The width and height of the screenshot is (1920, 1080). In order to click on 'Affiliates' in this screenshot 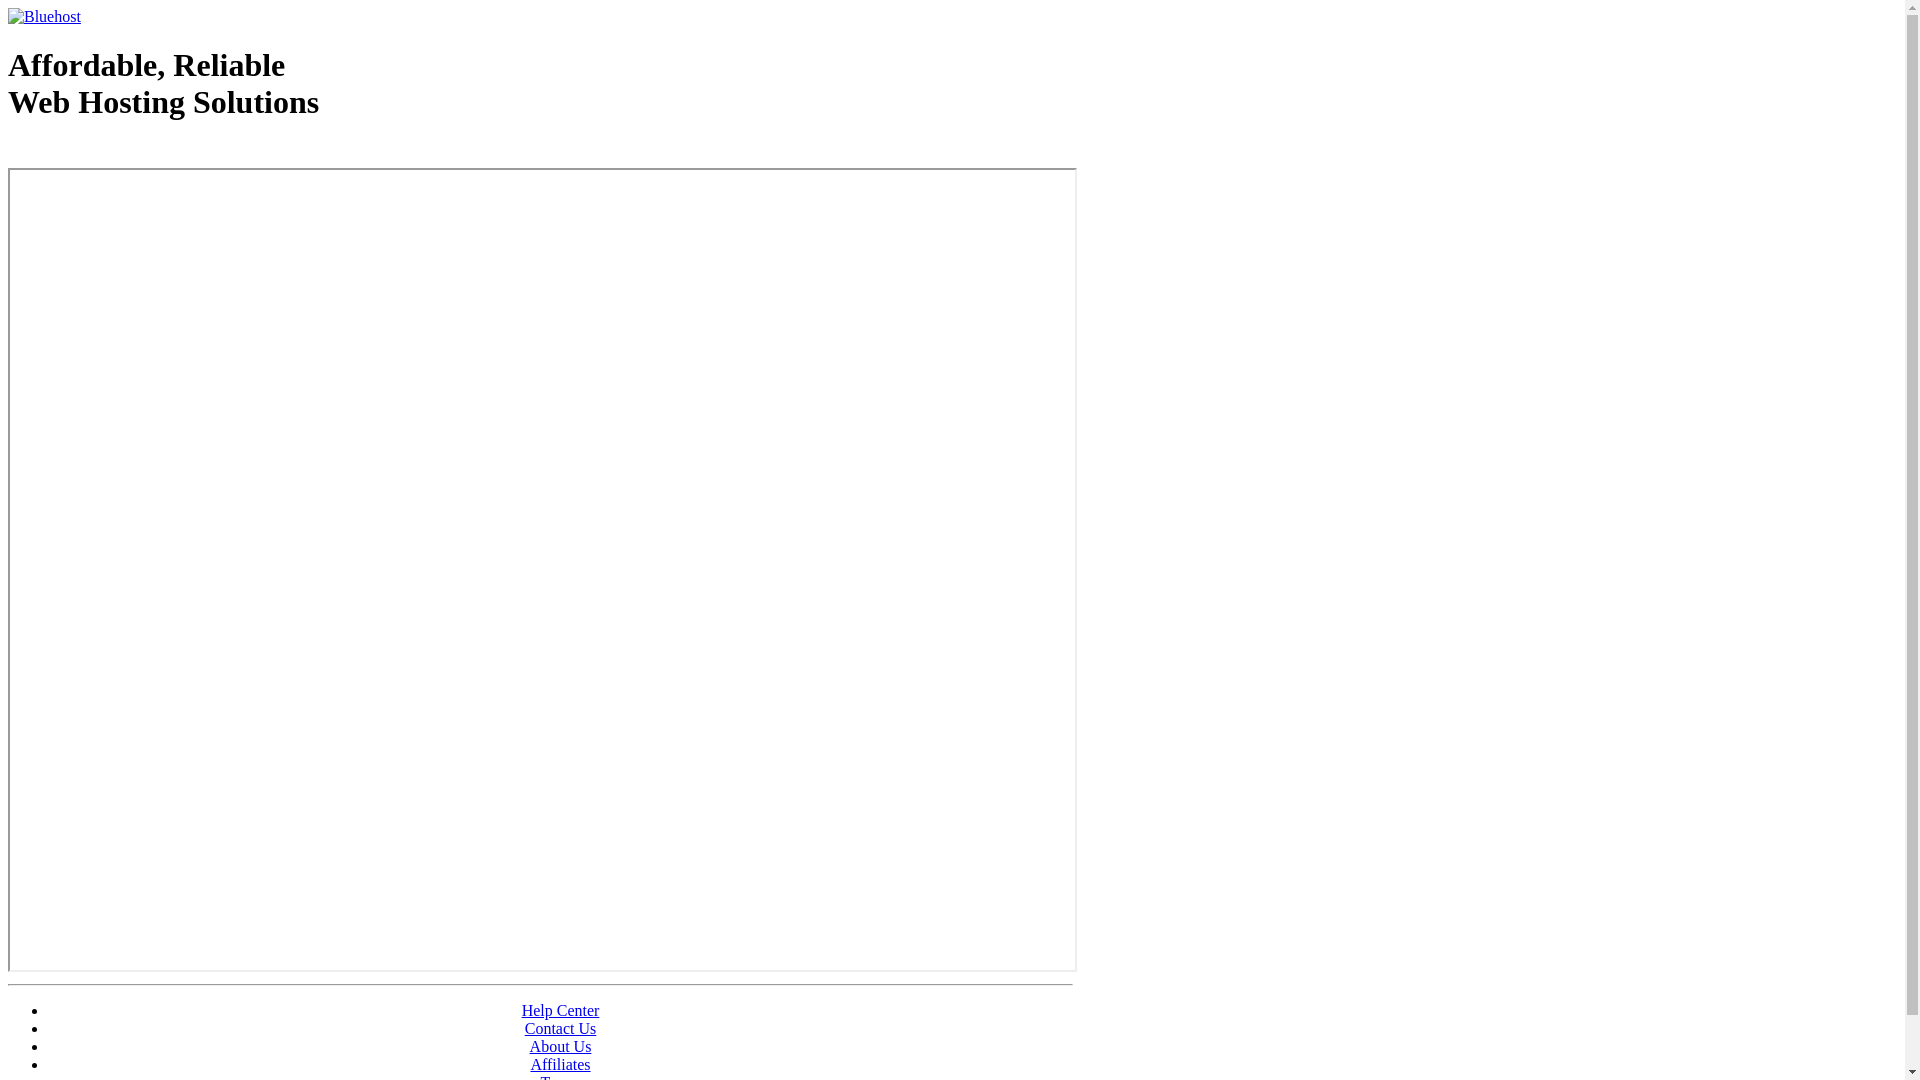, I will do `click(560, 1063)`.